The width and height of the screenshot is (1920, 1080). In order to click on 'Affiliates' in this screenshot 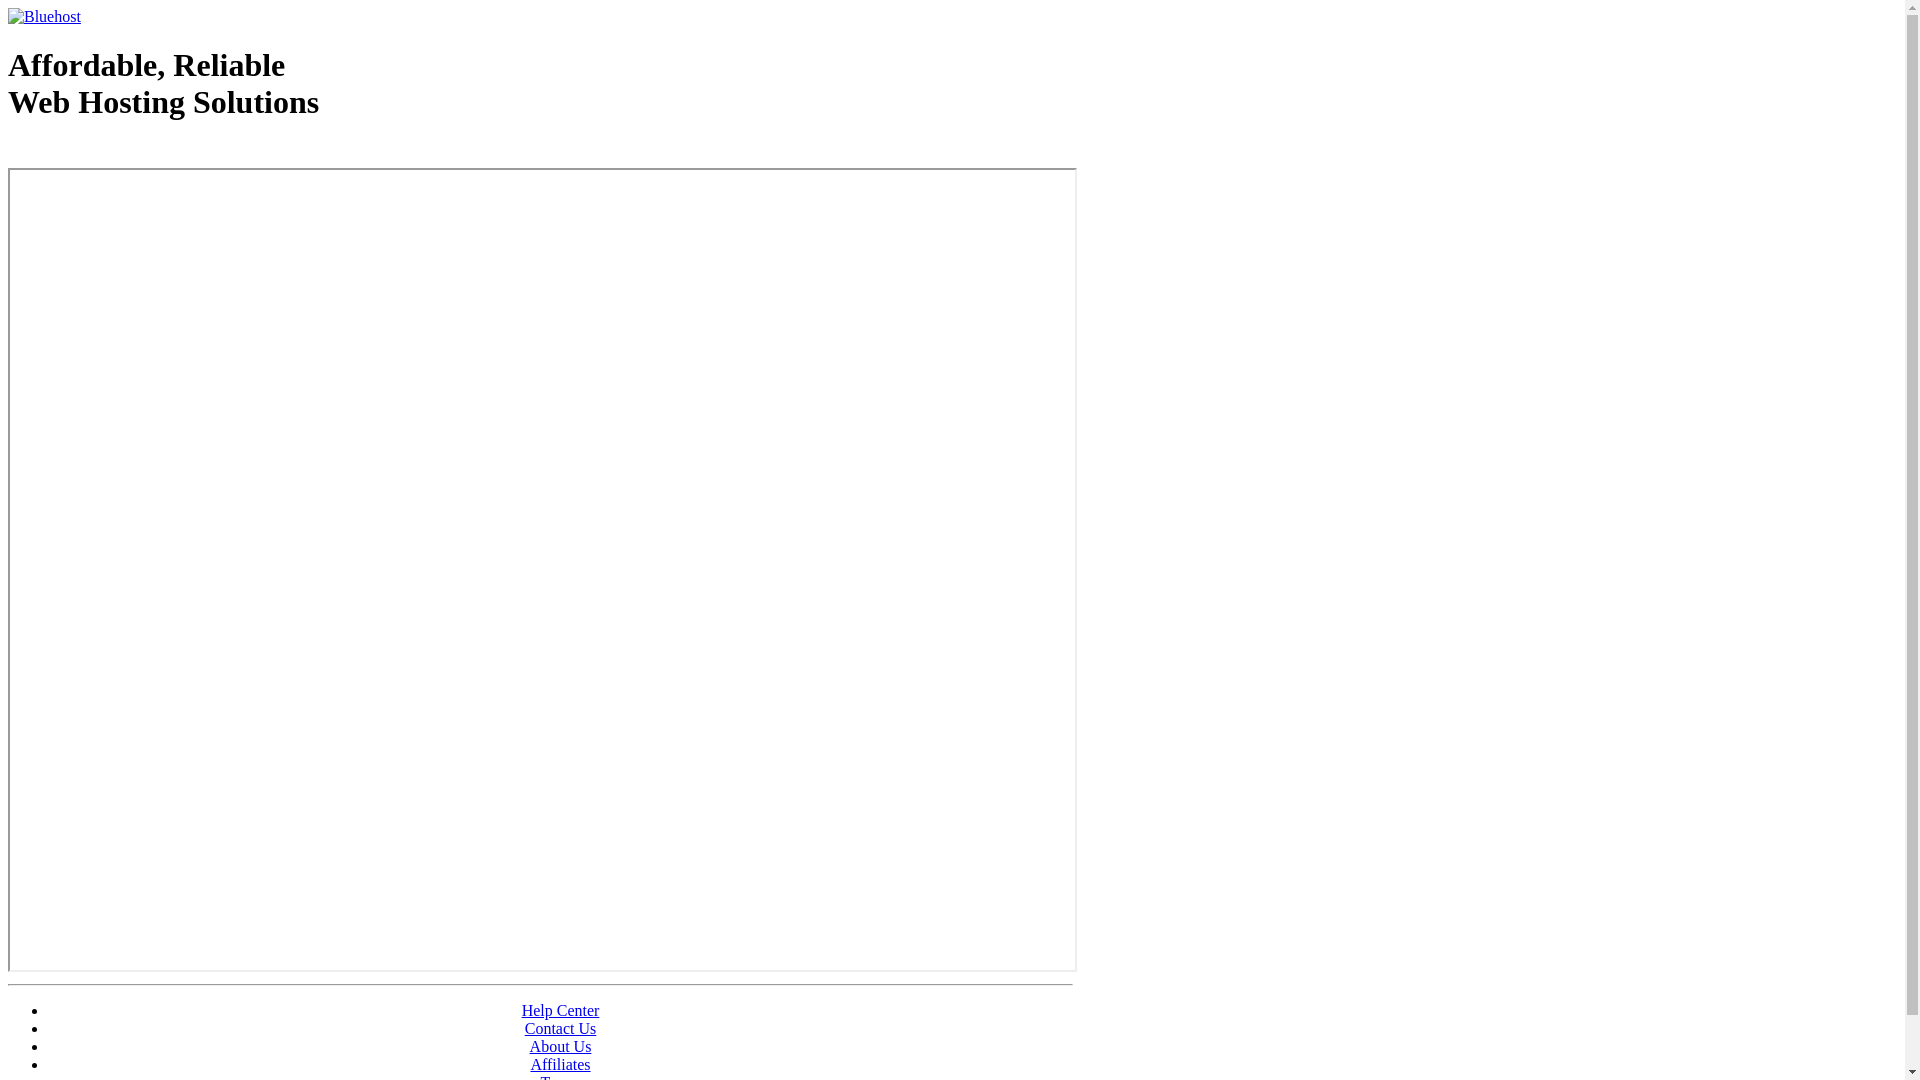, I will do `click(560, 1063)`.